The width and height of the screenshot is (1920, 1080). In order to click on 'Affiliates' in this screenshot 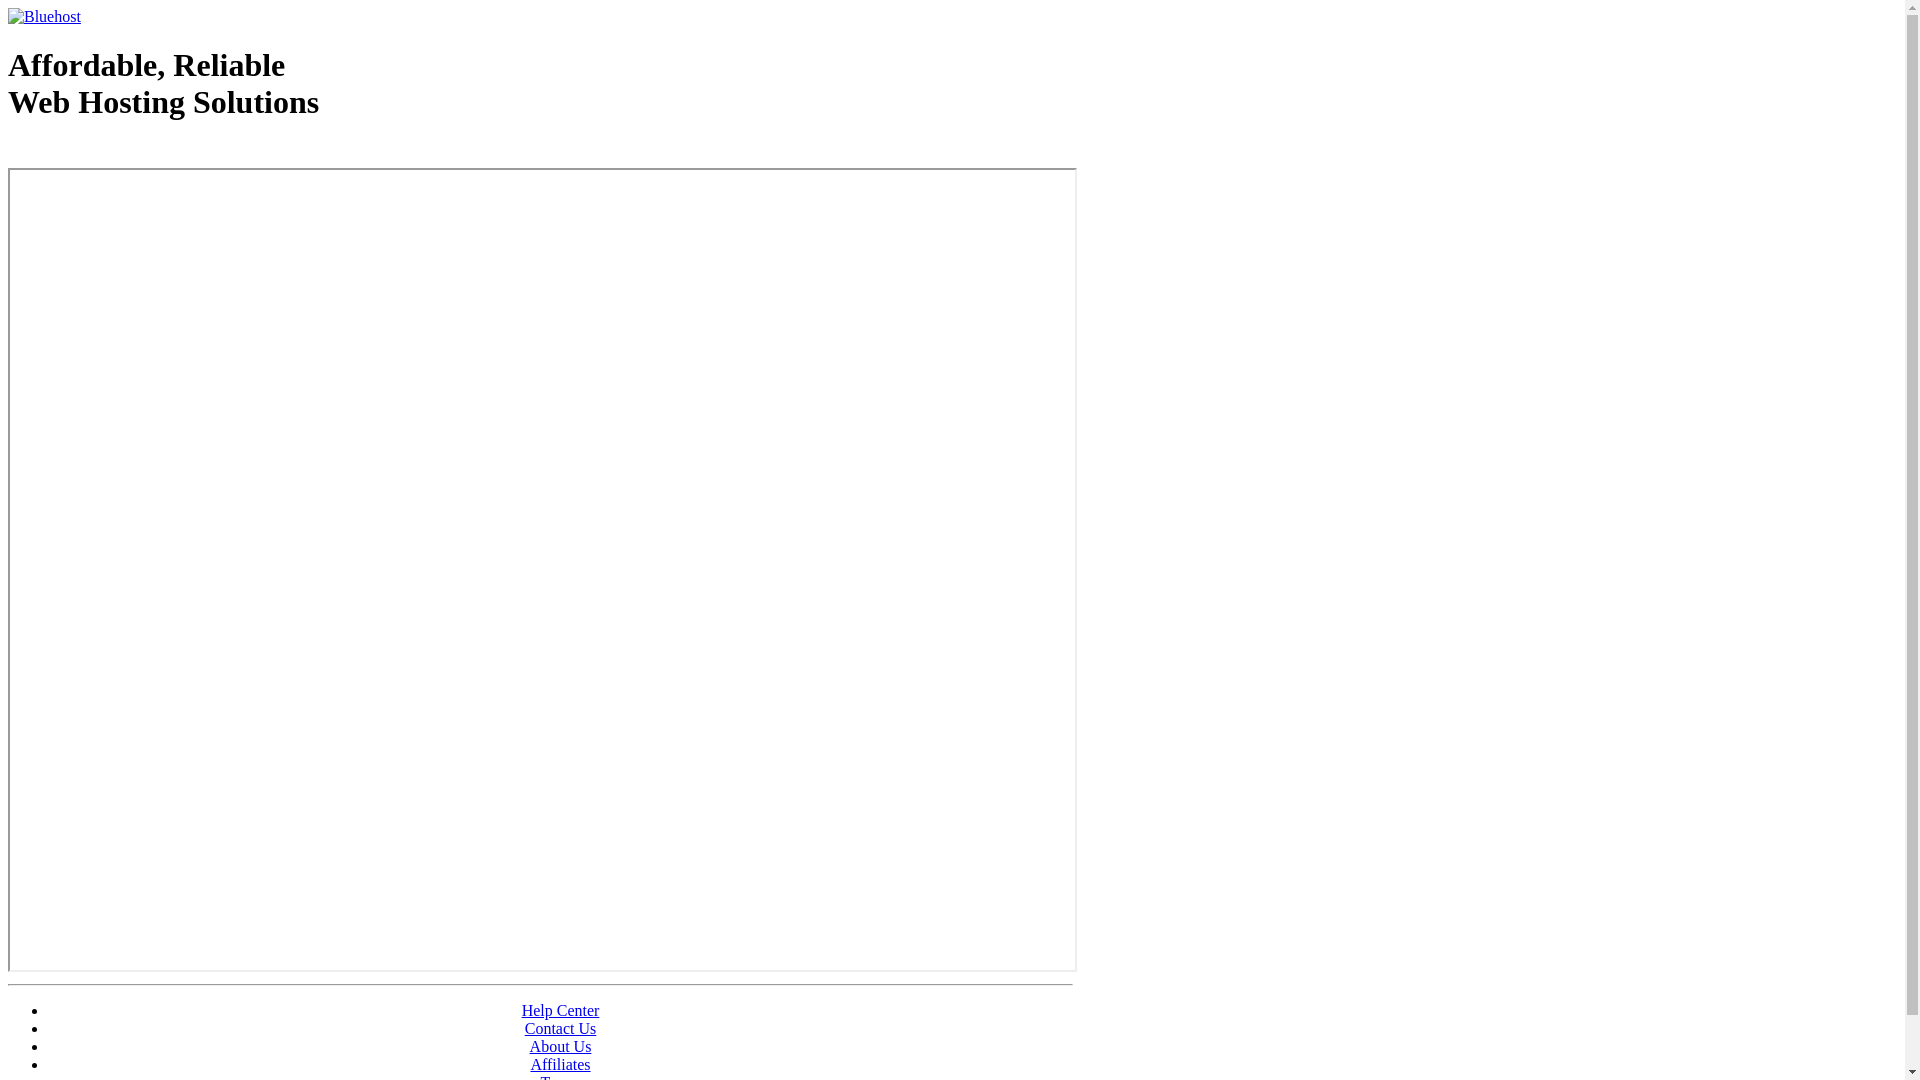, I will do `click(560, 1063)`.